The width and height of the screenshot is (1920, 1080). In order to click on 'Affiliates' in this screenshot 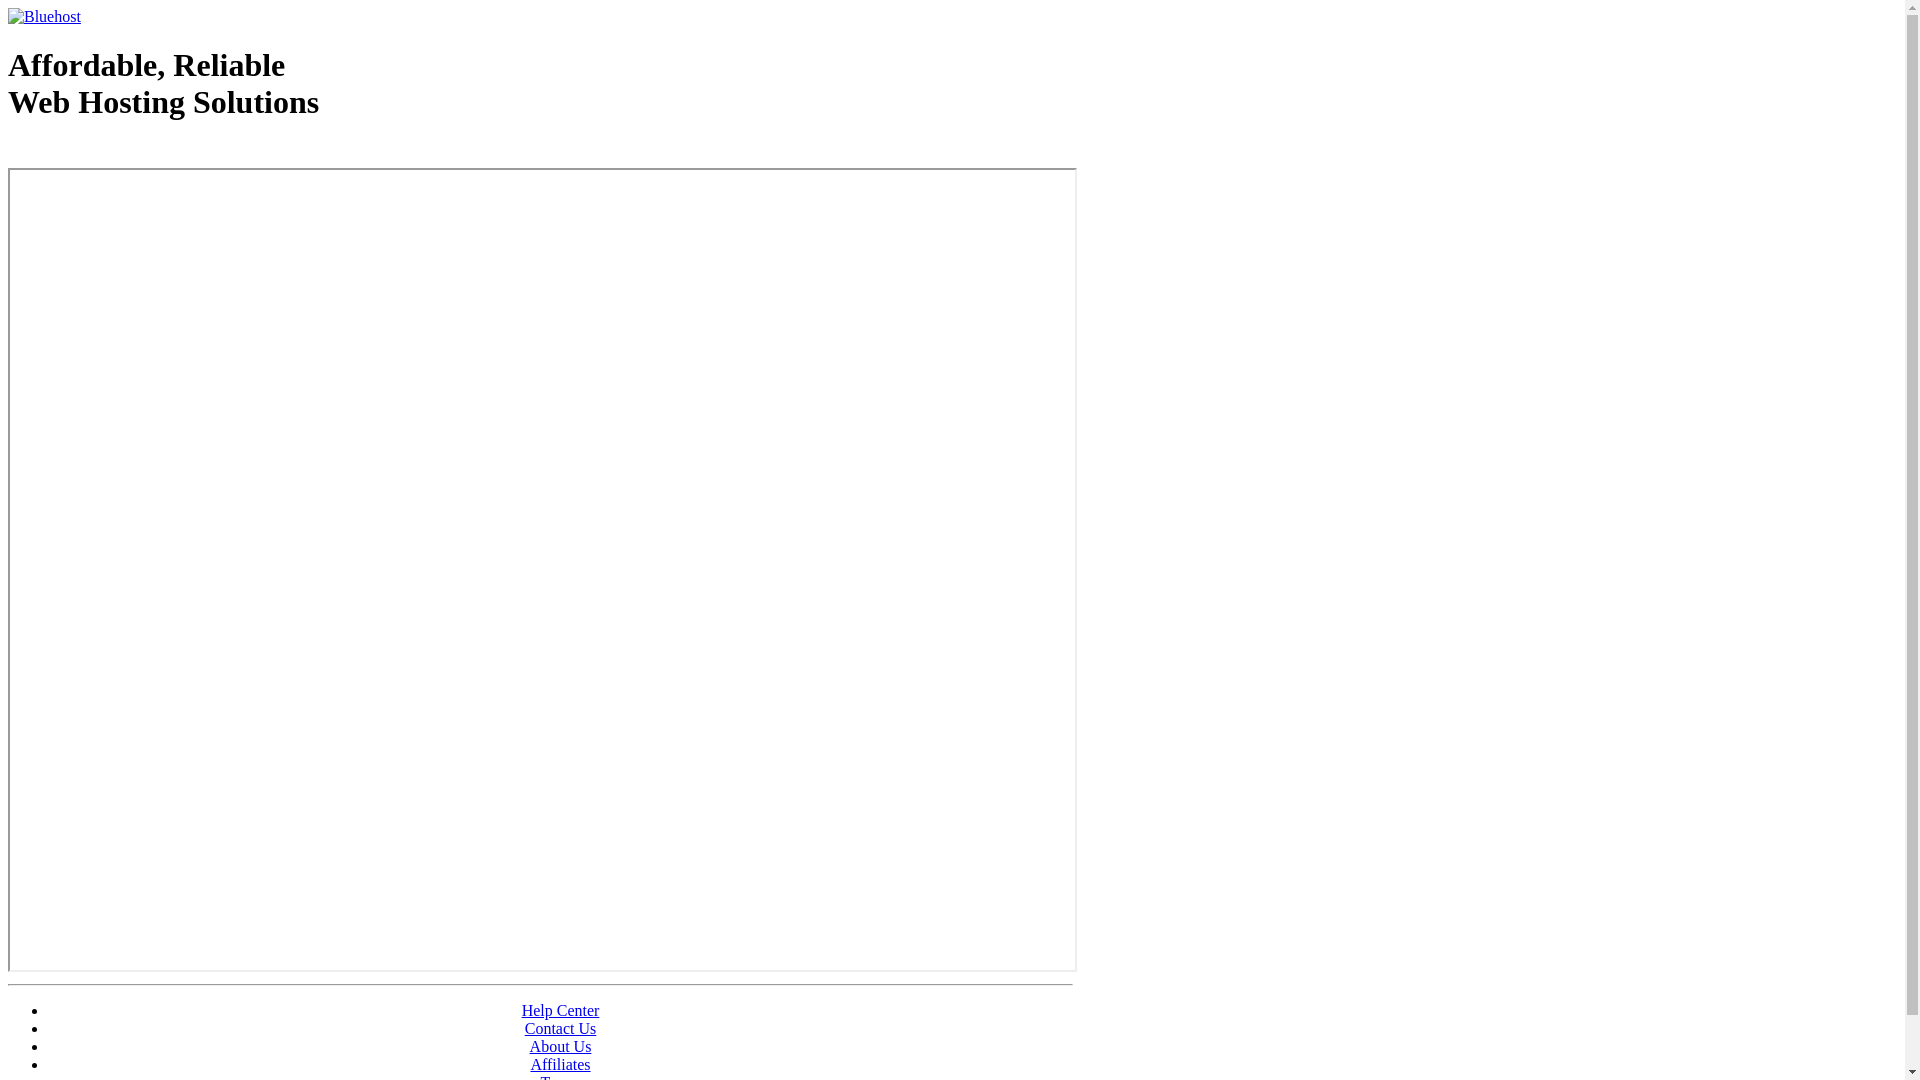, I will do `click(560, 1063)`.